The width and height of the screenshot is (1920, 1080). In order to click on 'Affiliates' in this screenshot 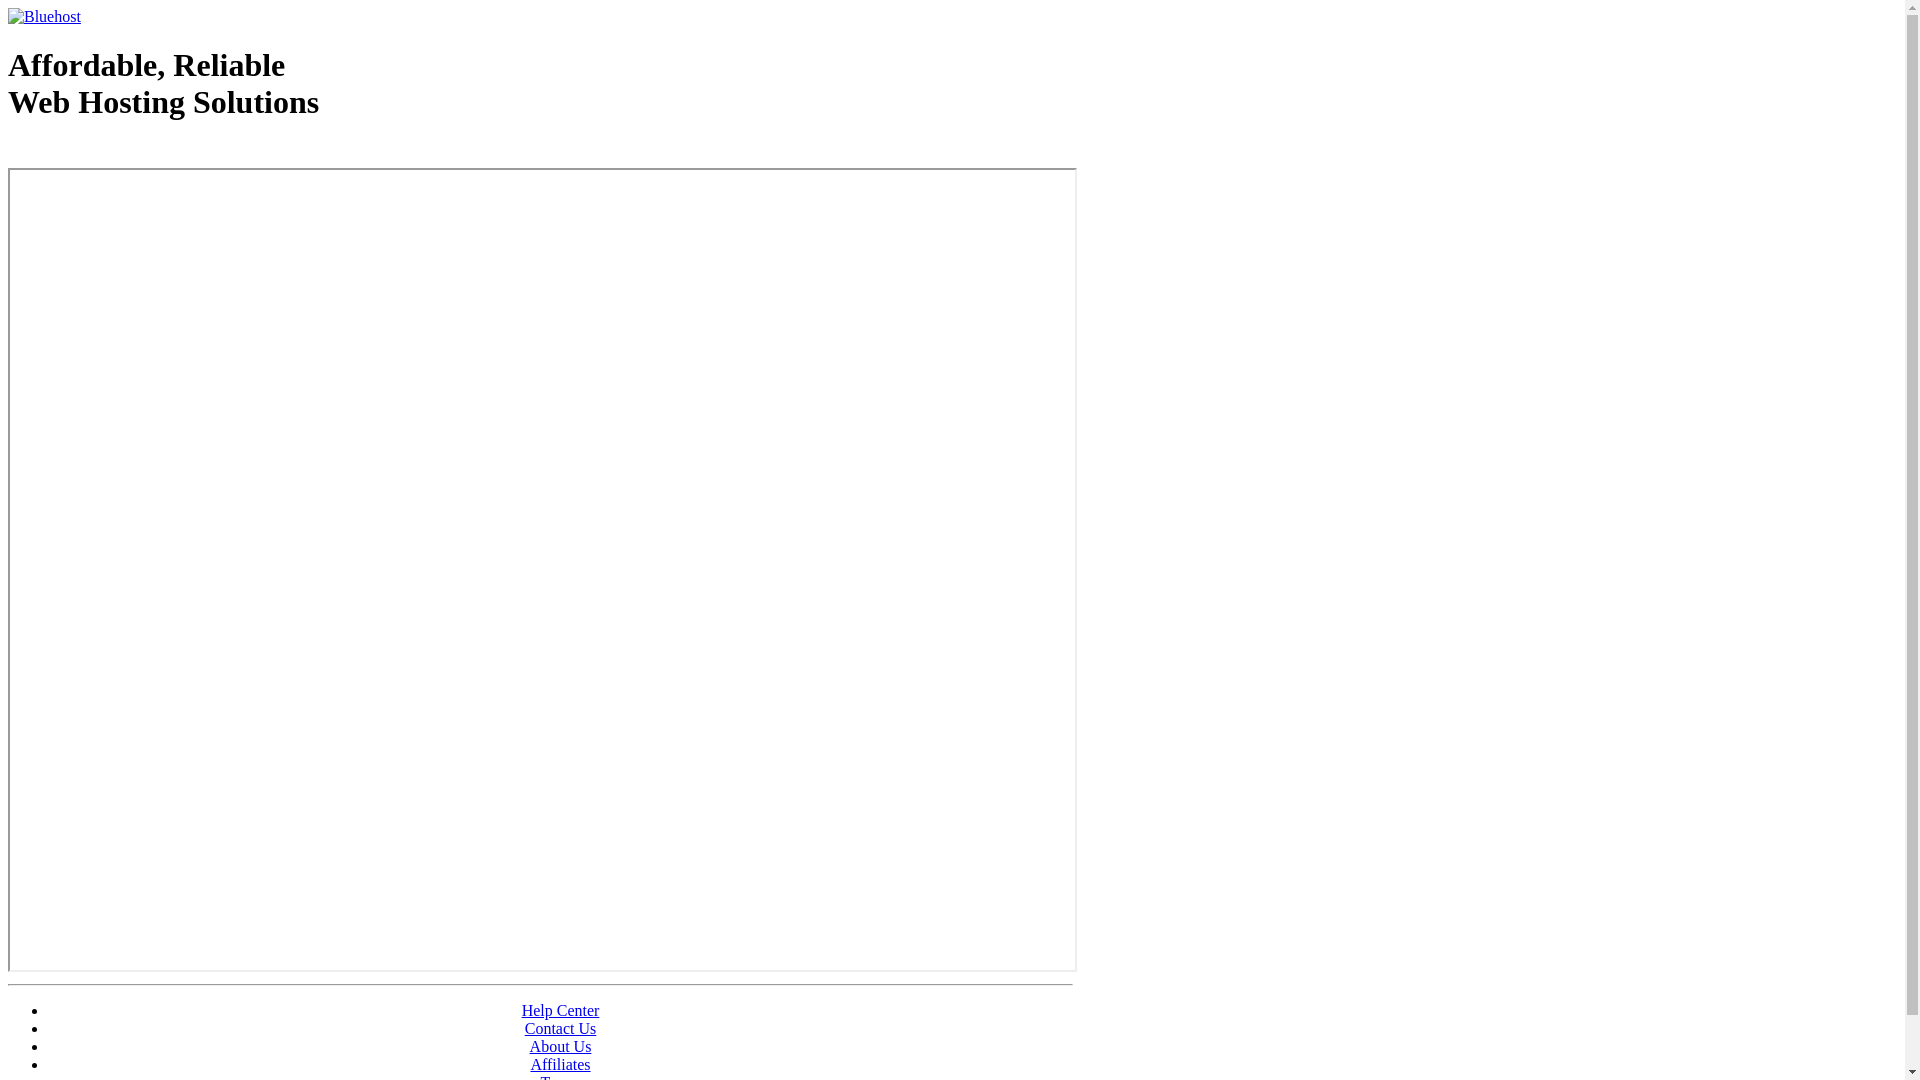, I will do `click(560, 1063)`.